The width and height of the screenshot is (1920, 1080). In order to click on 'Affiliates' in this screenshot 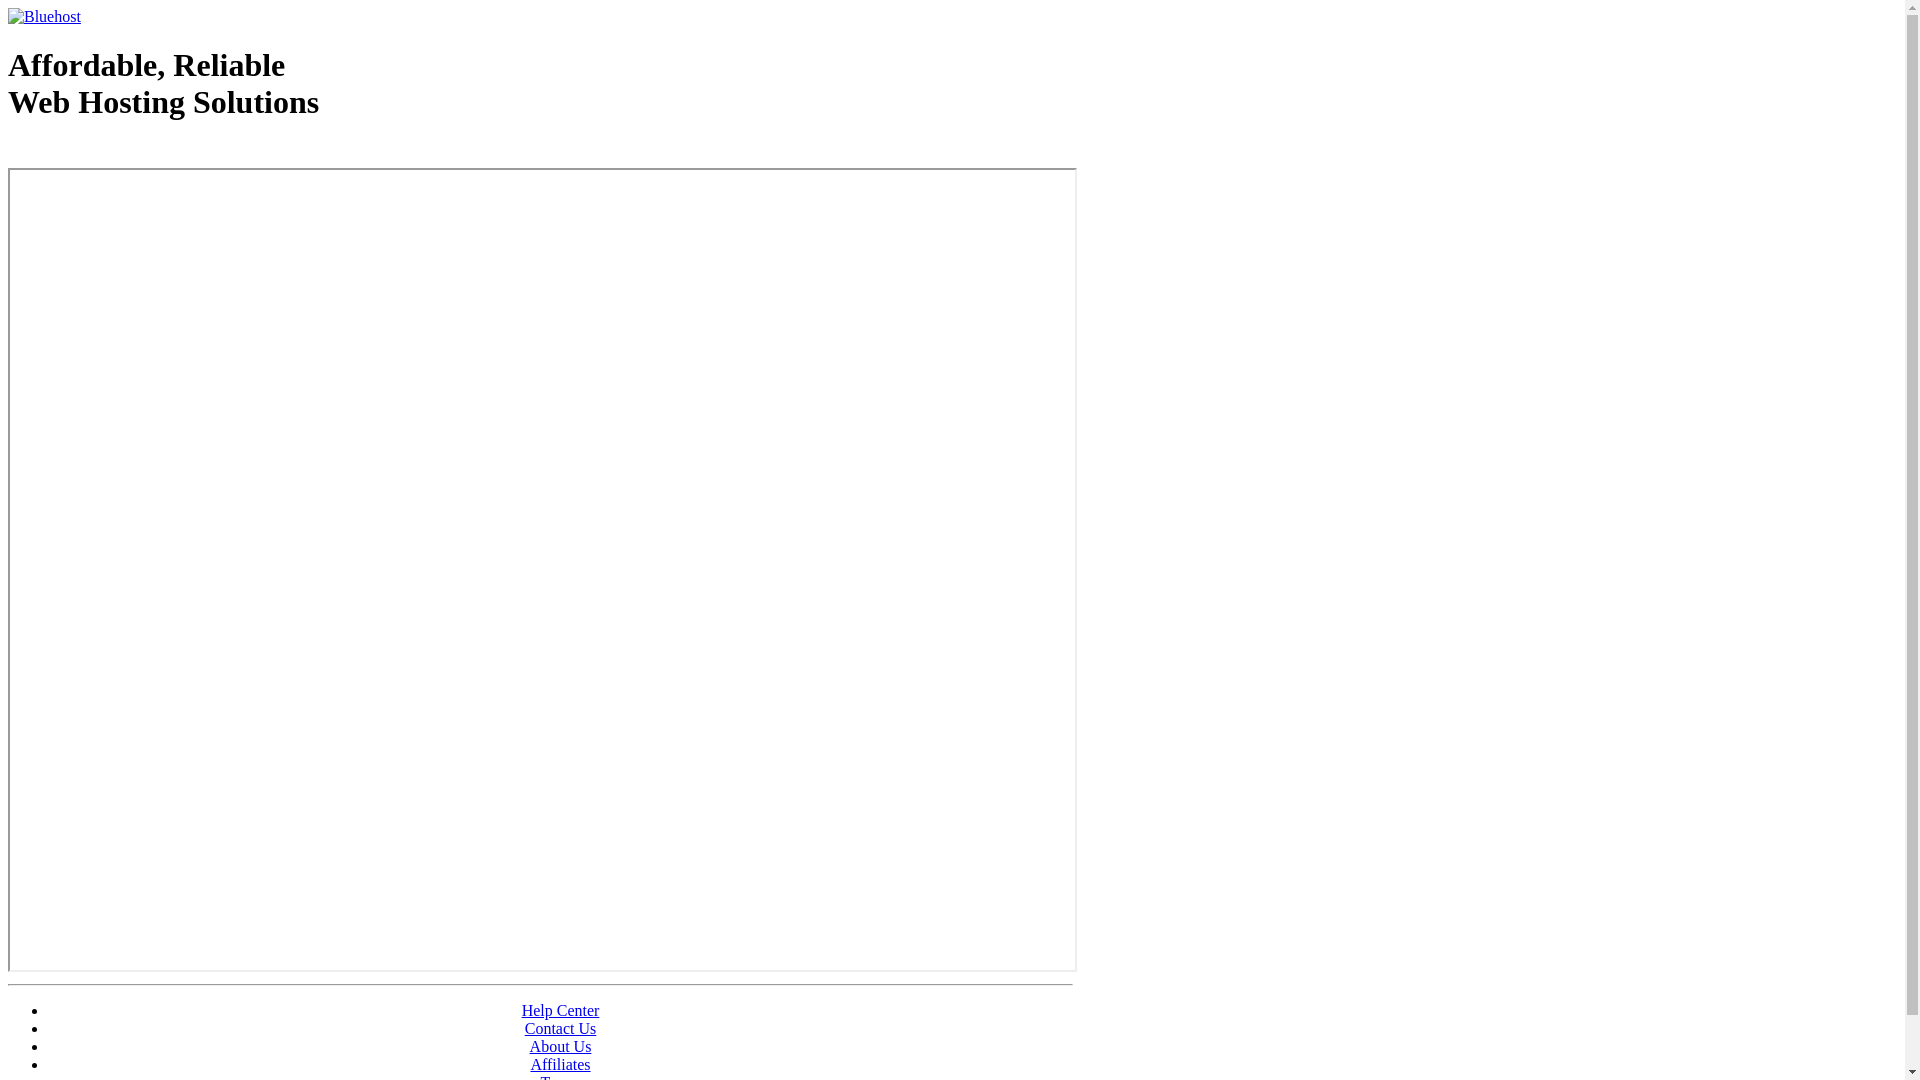, I will do `click(560, 1063)`.